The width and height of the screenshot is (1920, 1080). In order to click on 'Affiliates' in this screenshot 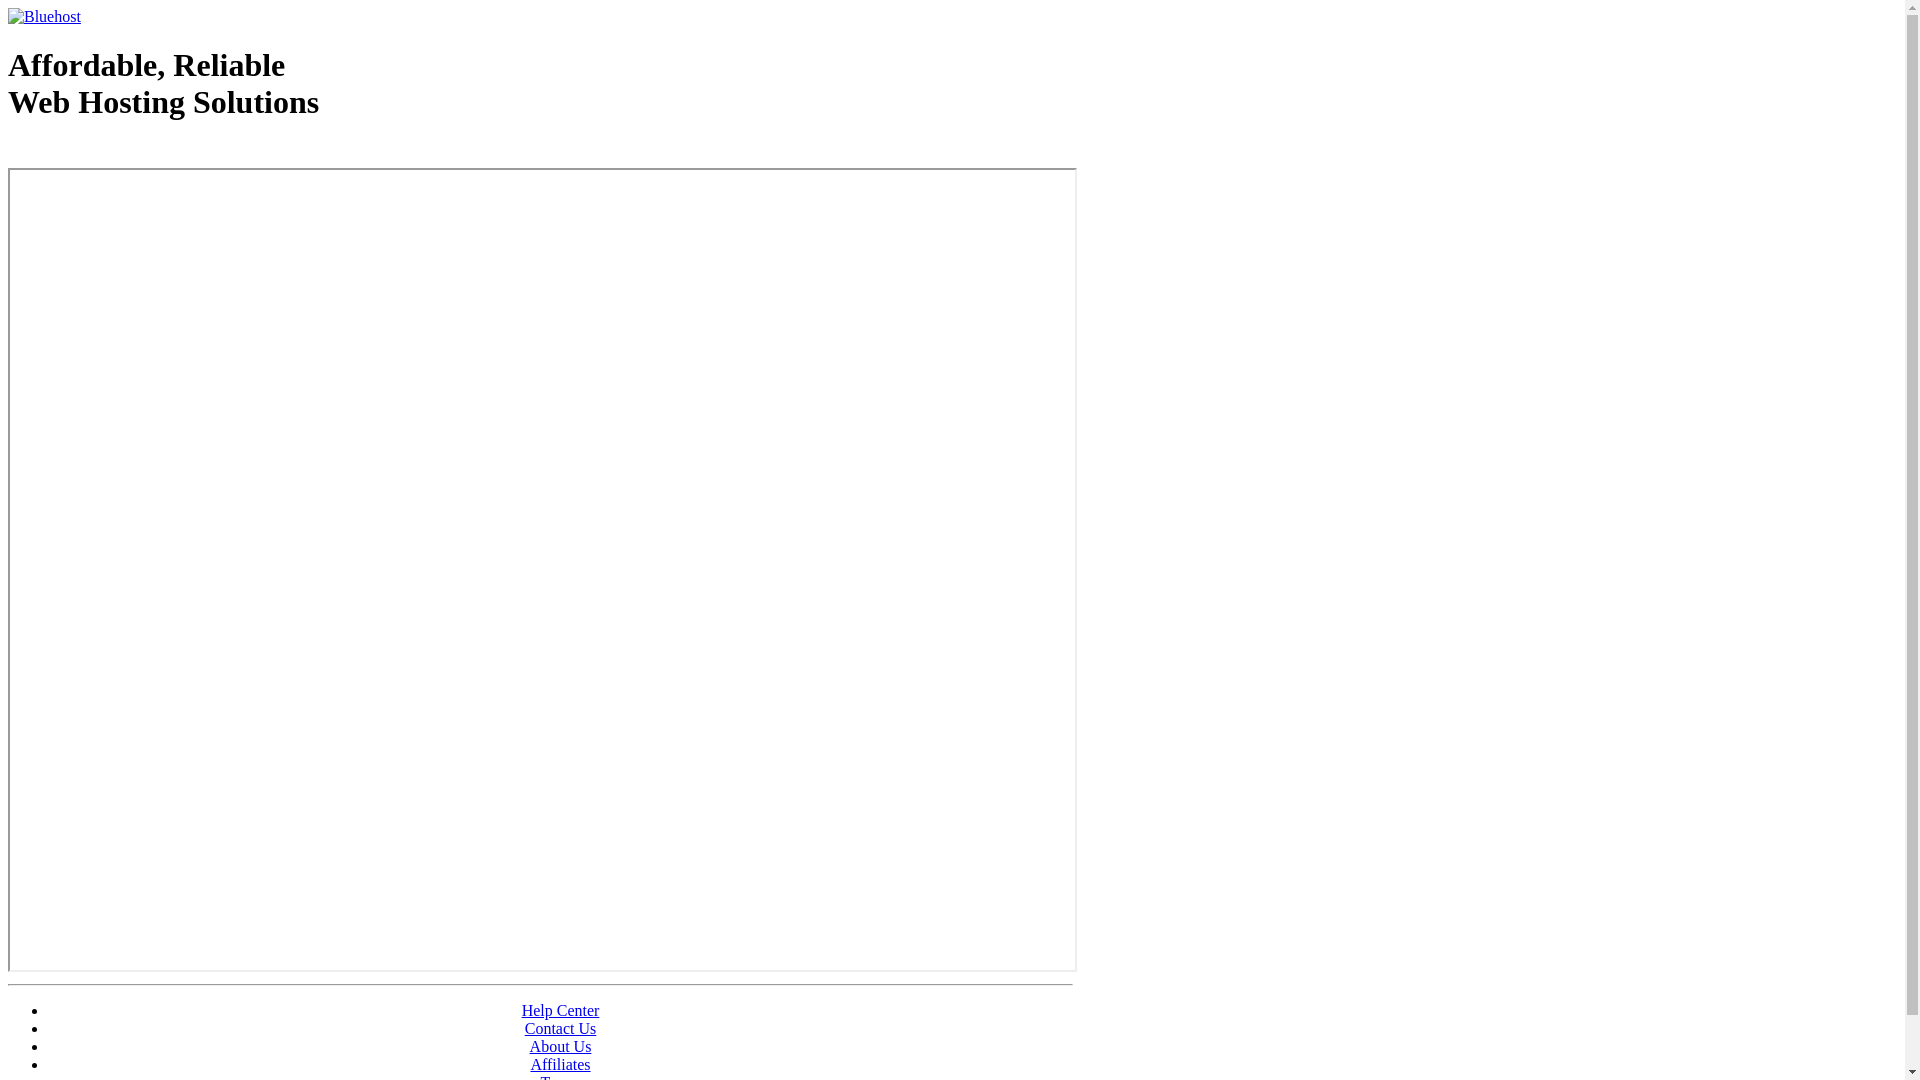, I will do `click(560, 1063)`.